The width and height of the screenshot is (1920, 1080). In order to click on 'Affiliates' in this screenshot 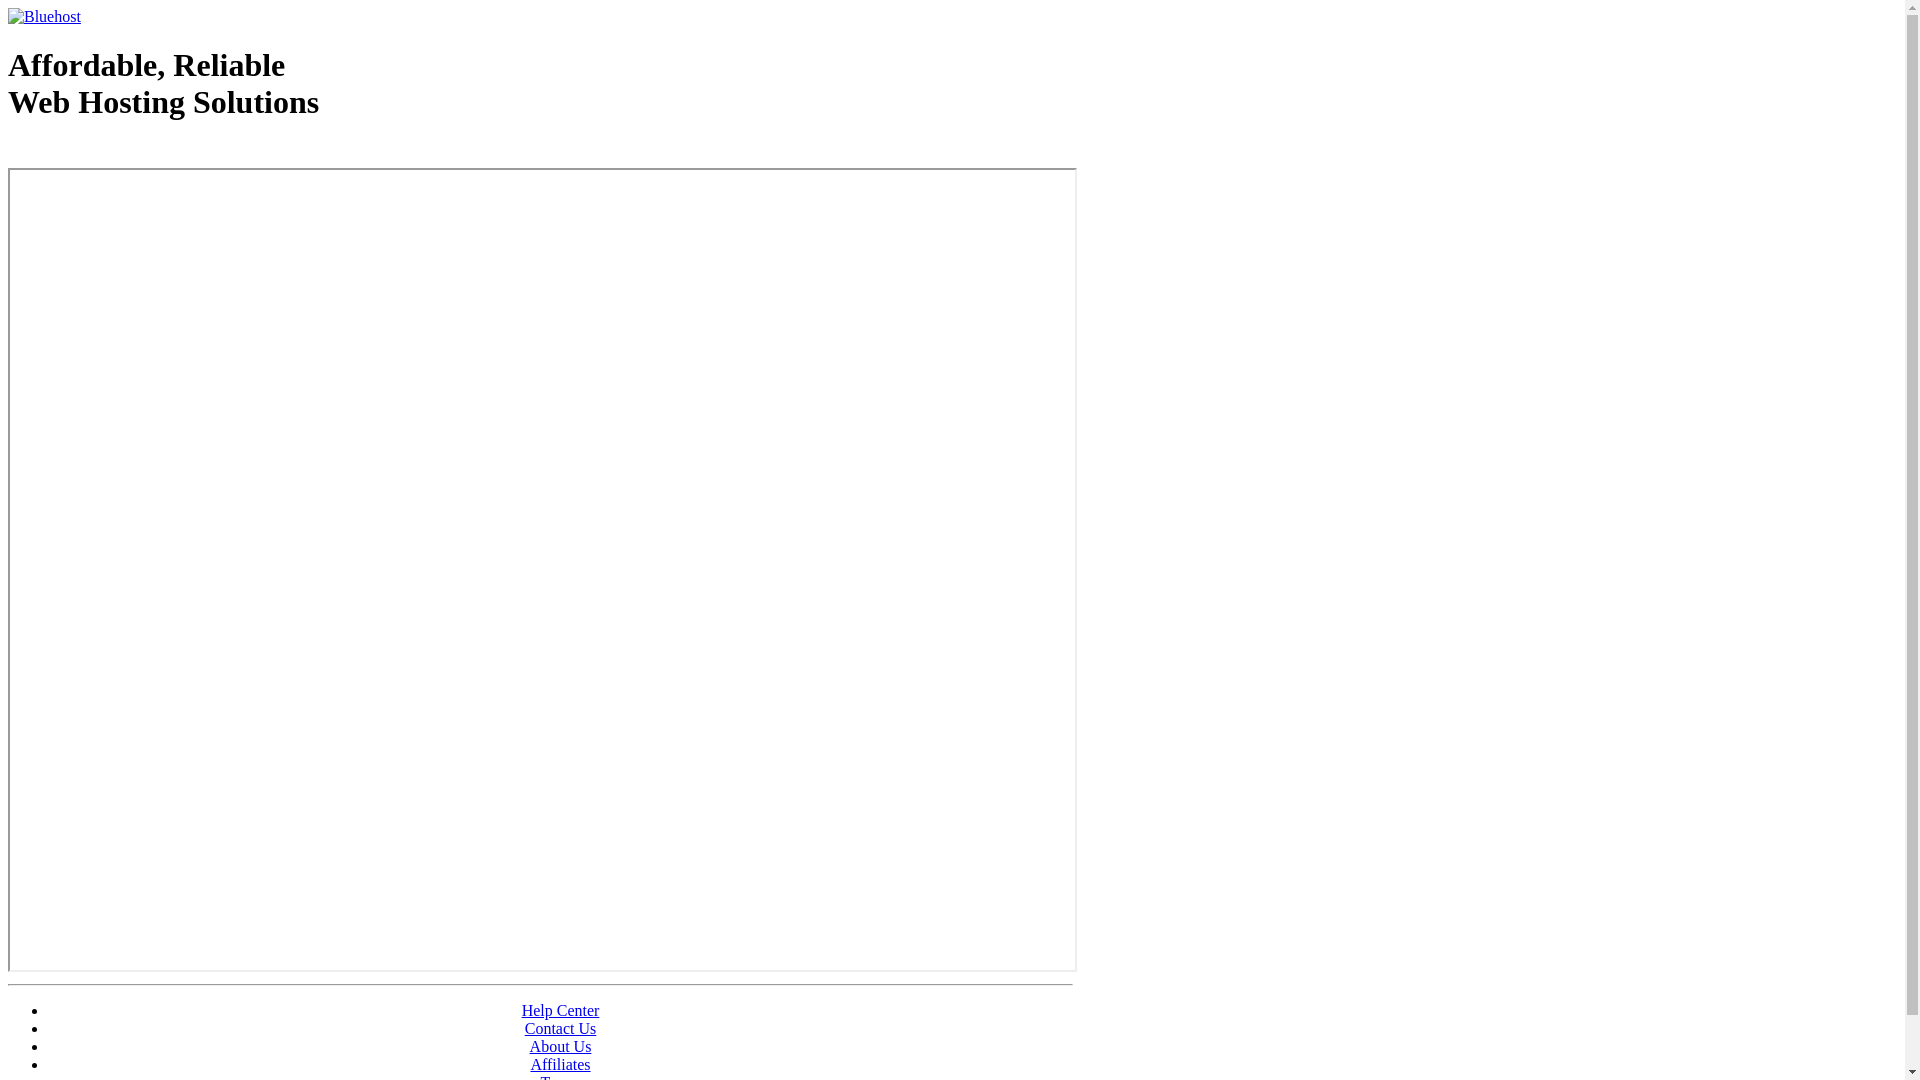, I will do `click(560, 1063)`.